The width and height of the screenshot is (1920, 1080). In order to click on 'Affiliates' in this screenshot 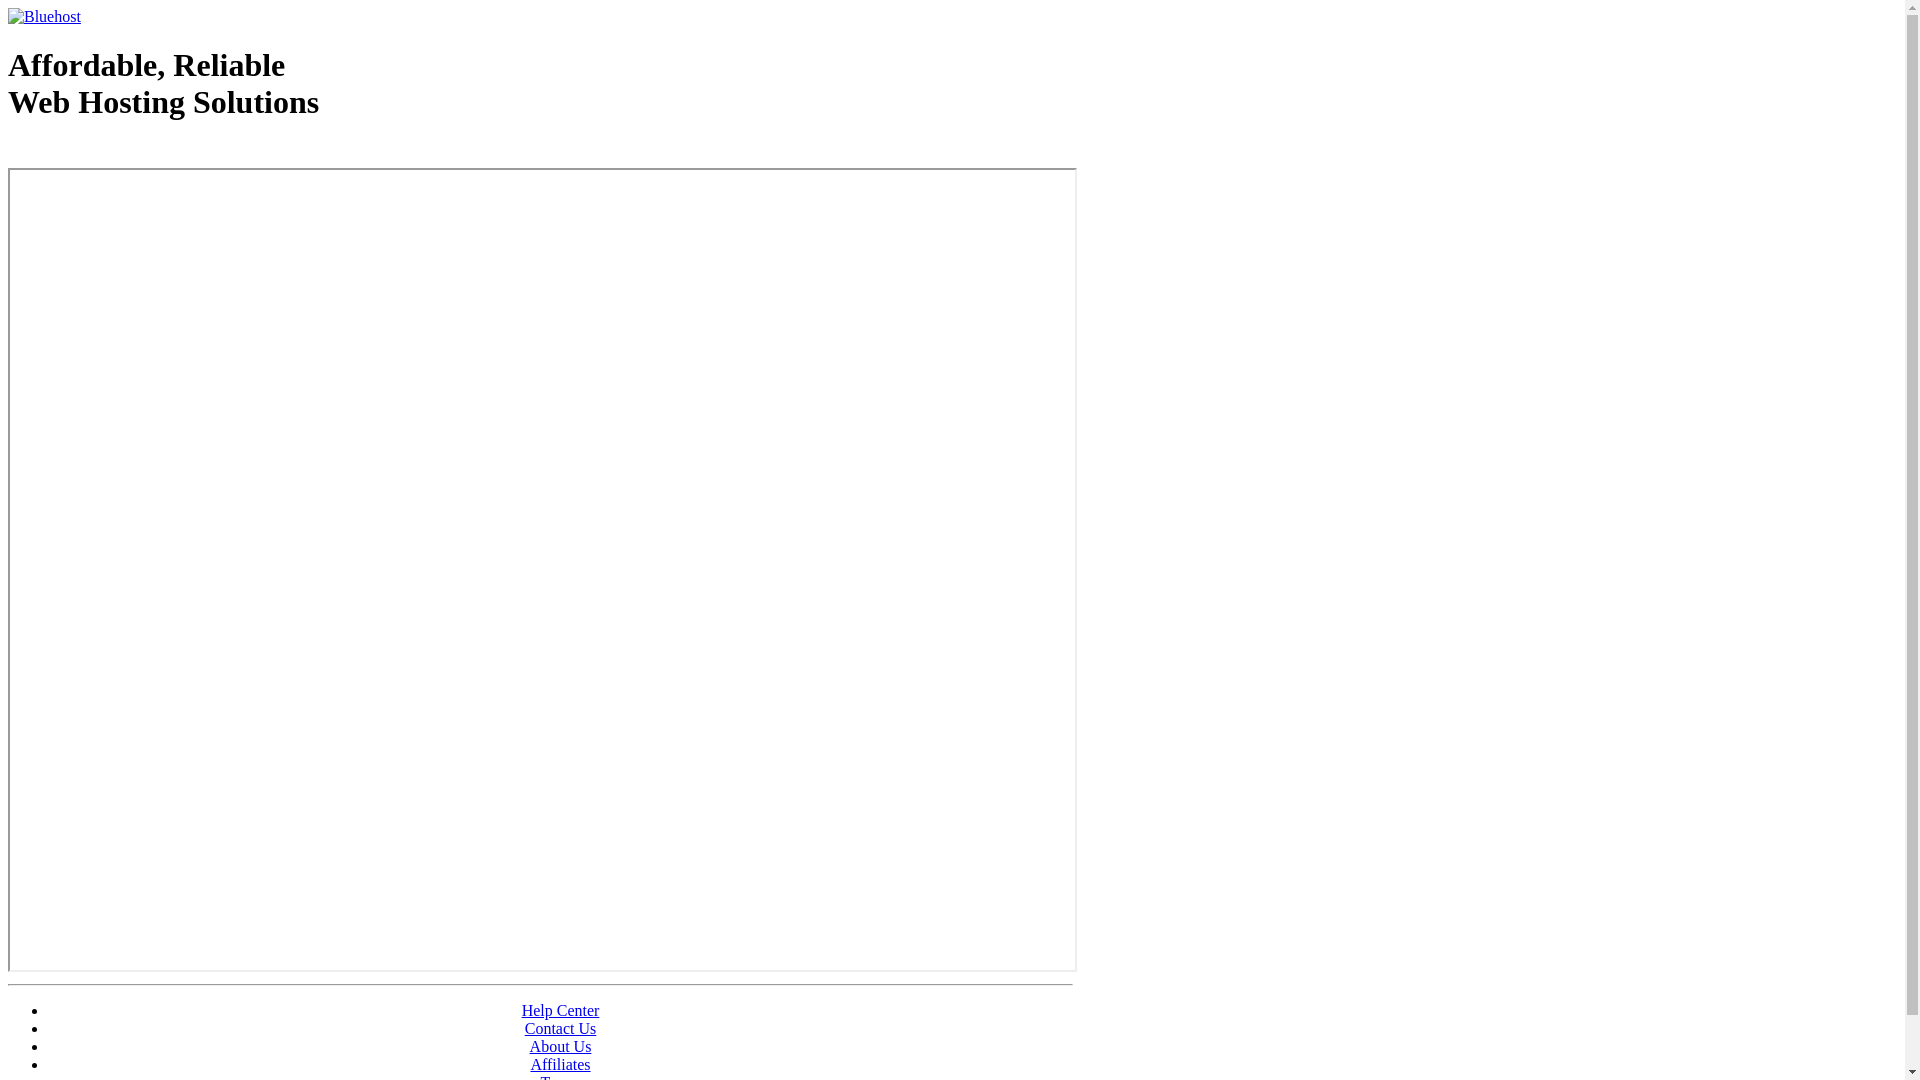, I will do `click(560, 1063)`.